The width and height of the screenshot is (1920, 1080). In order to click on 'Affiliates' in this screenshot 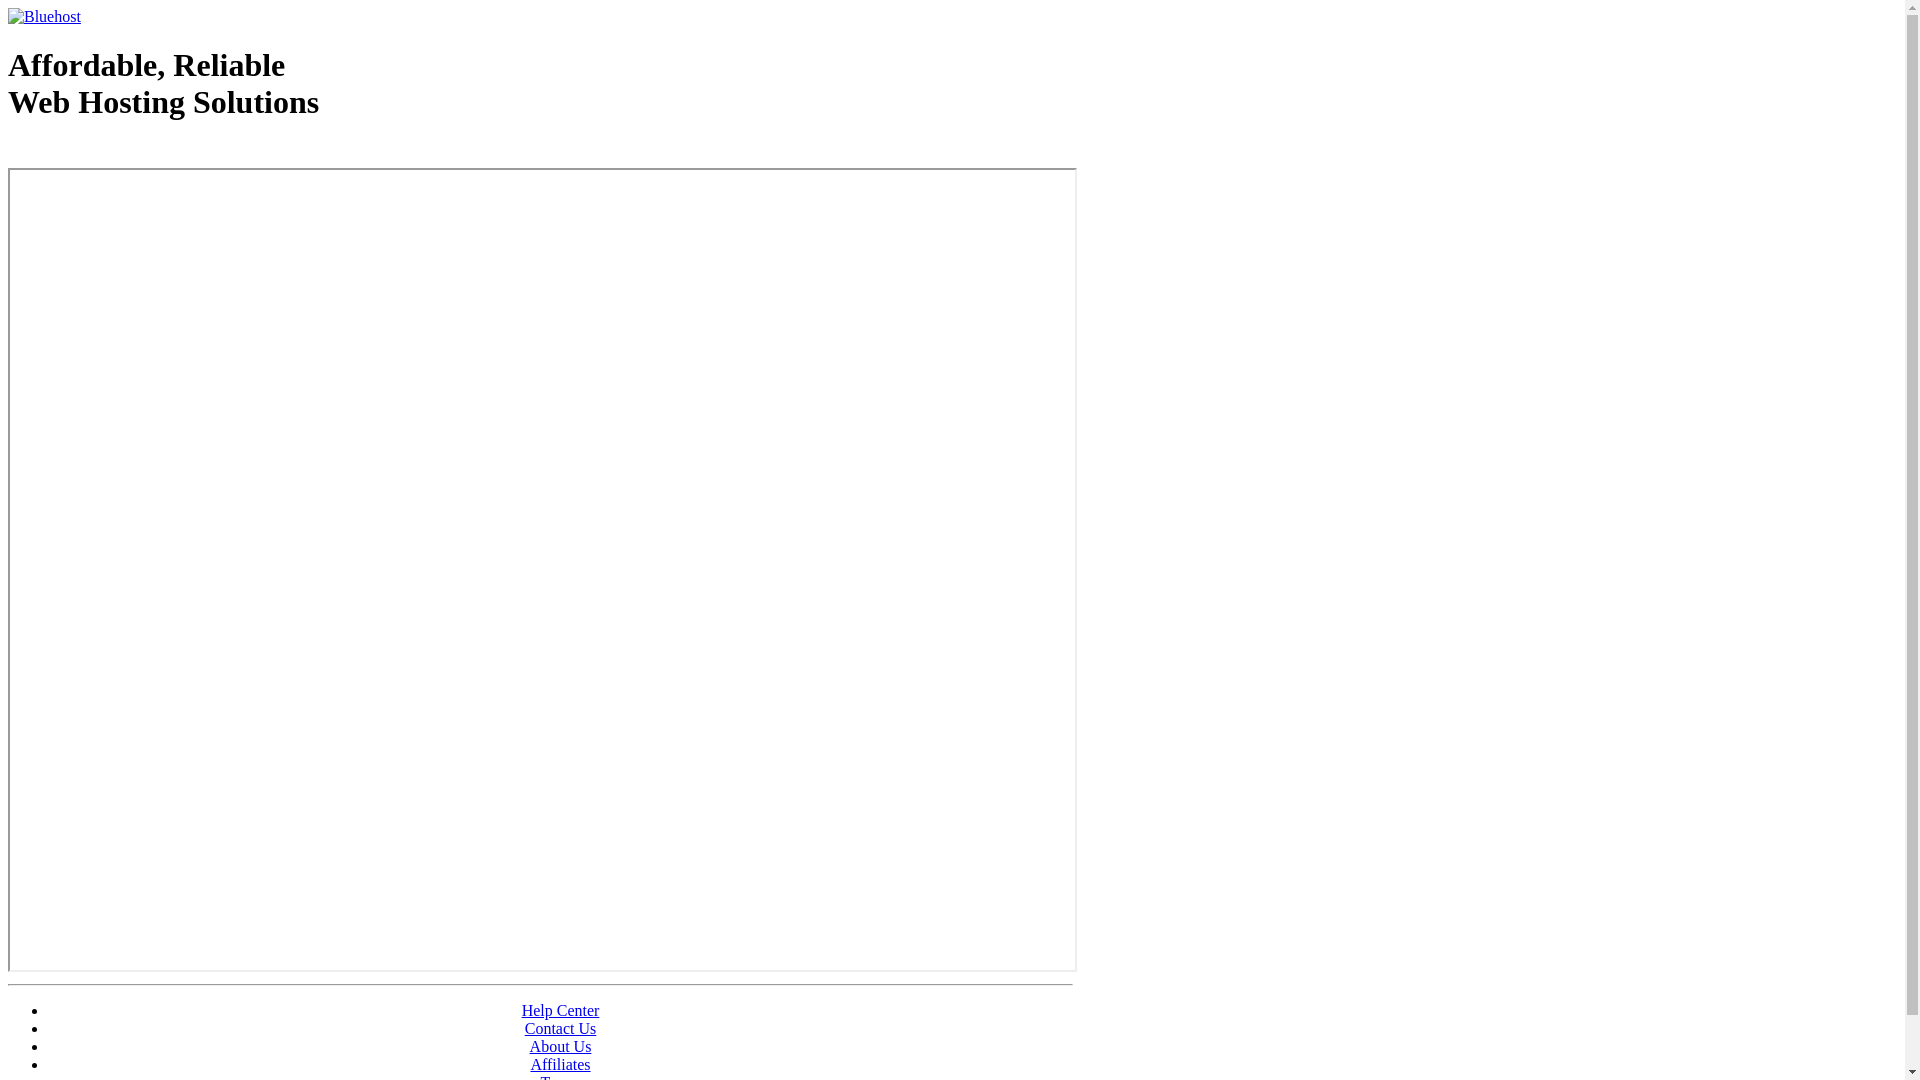, I will do `click(560, 1063)`.